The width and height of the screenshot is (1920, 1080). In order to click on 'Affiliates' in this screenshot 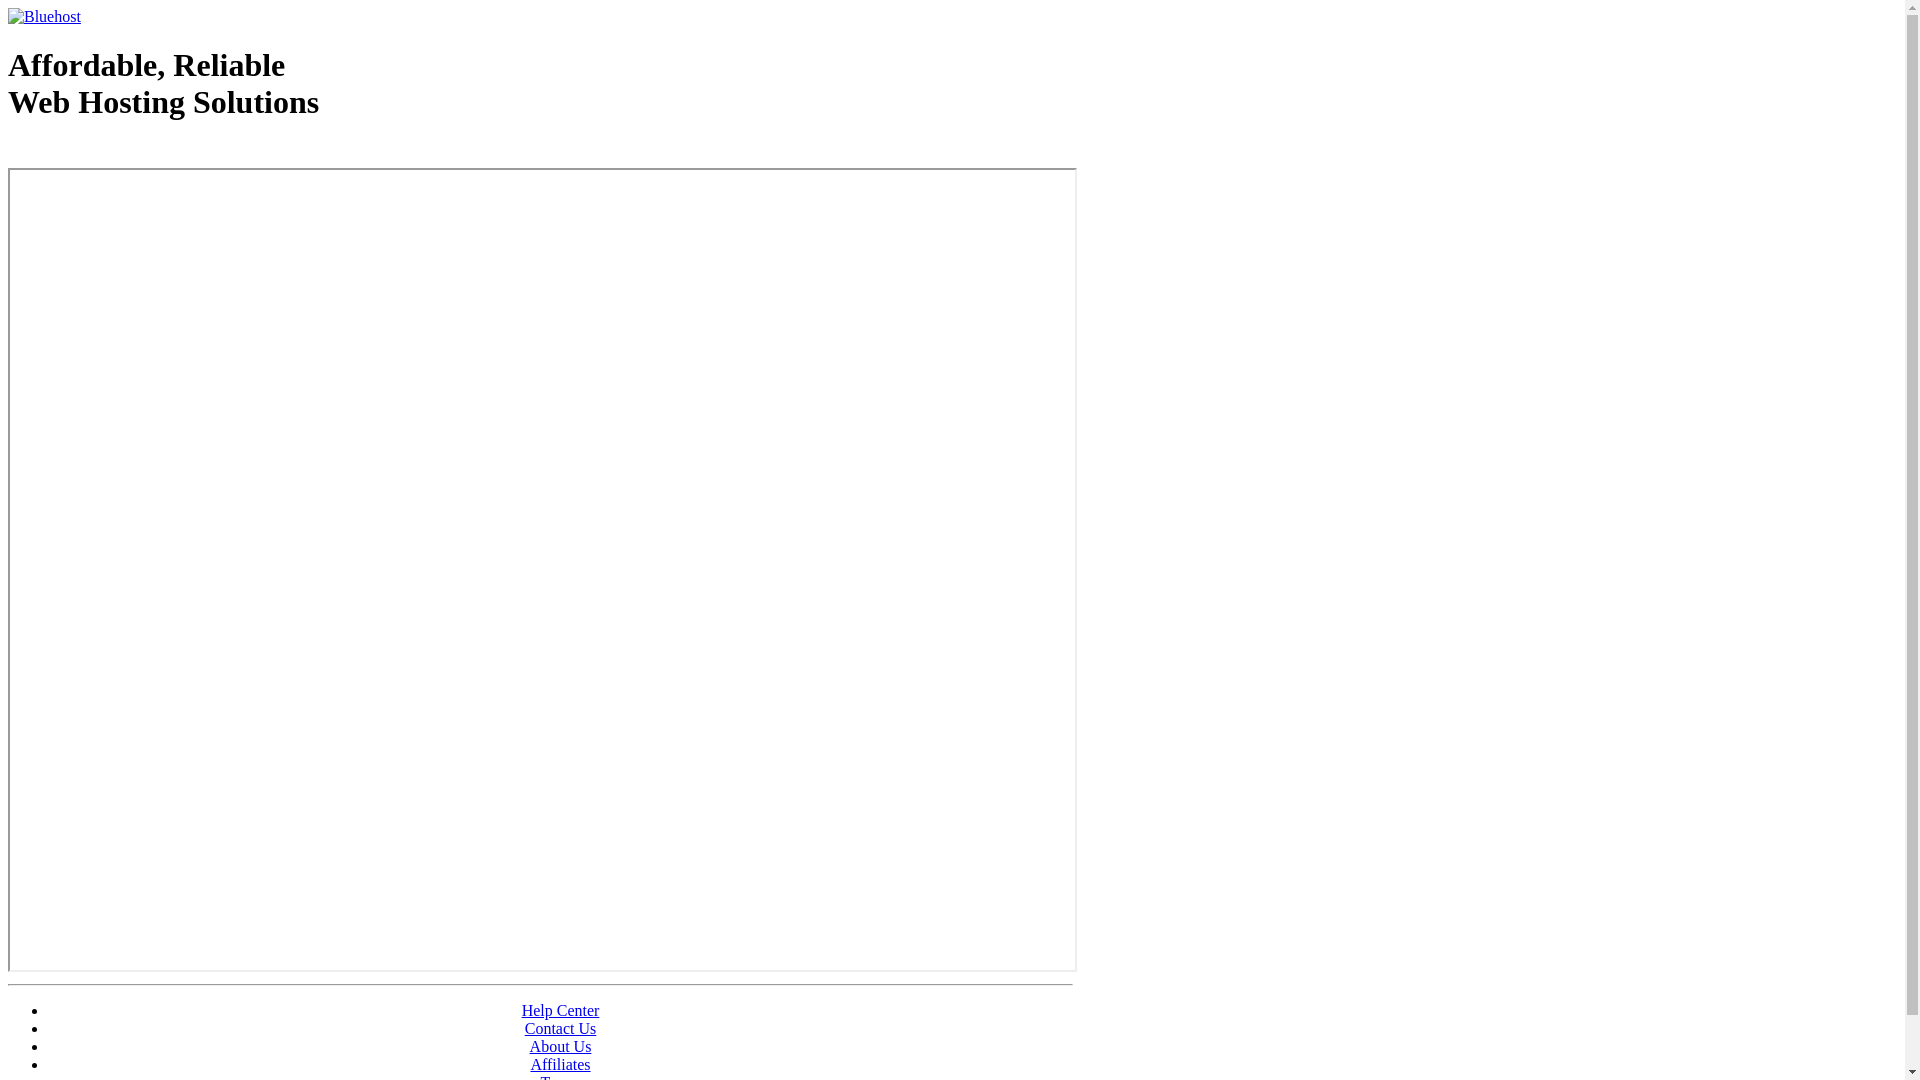, I will do `click(560, 1063)`.